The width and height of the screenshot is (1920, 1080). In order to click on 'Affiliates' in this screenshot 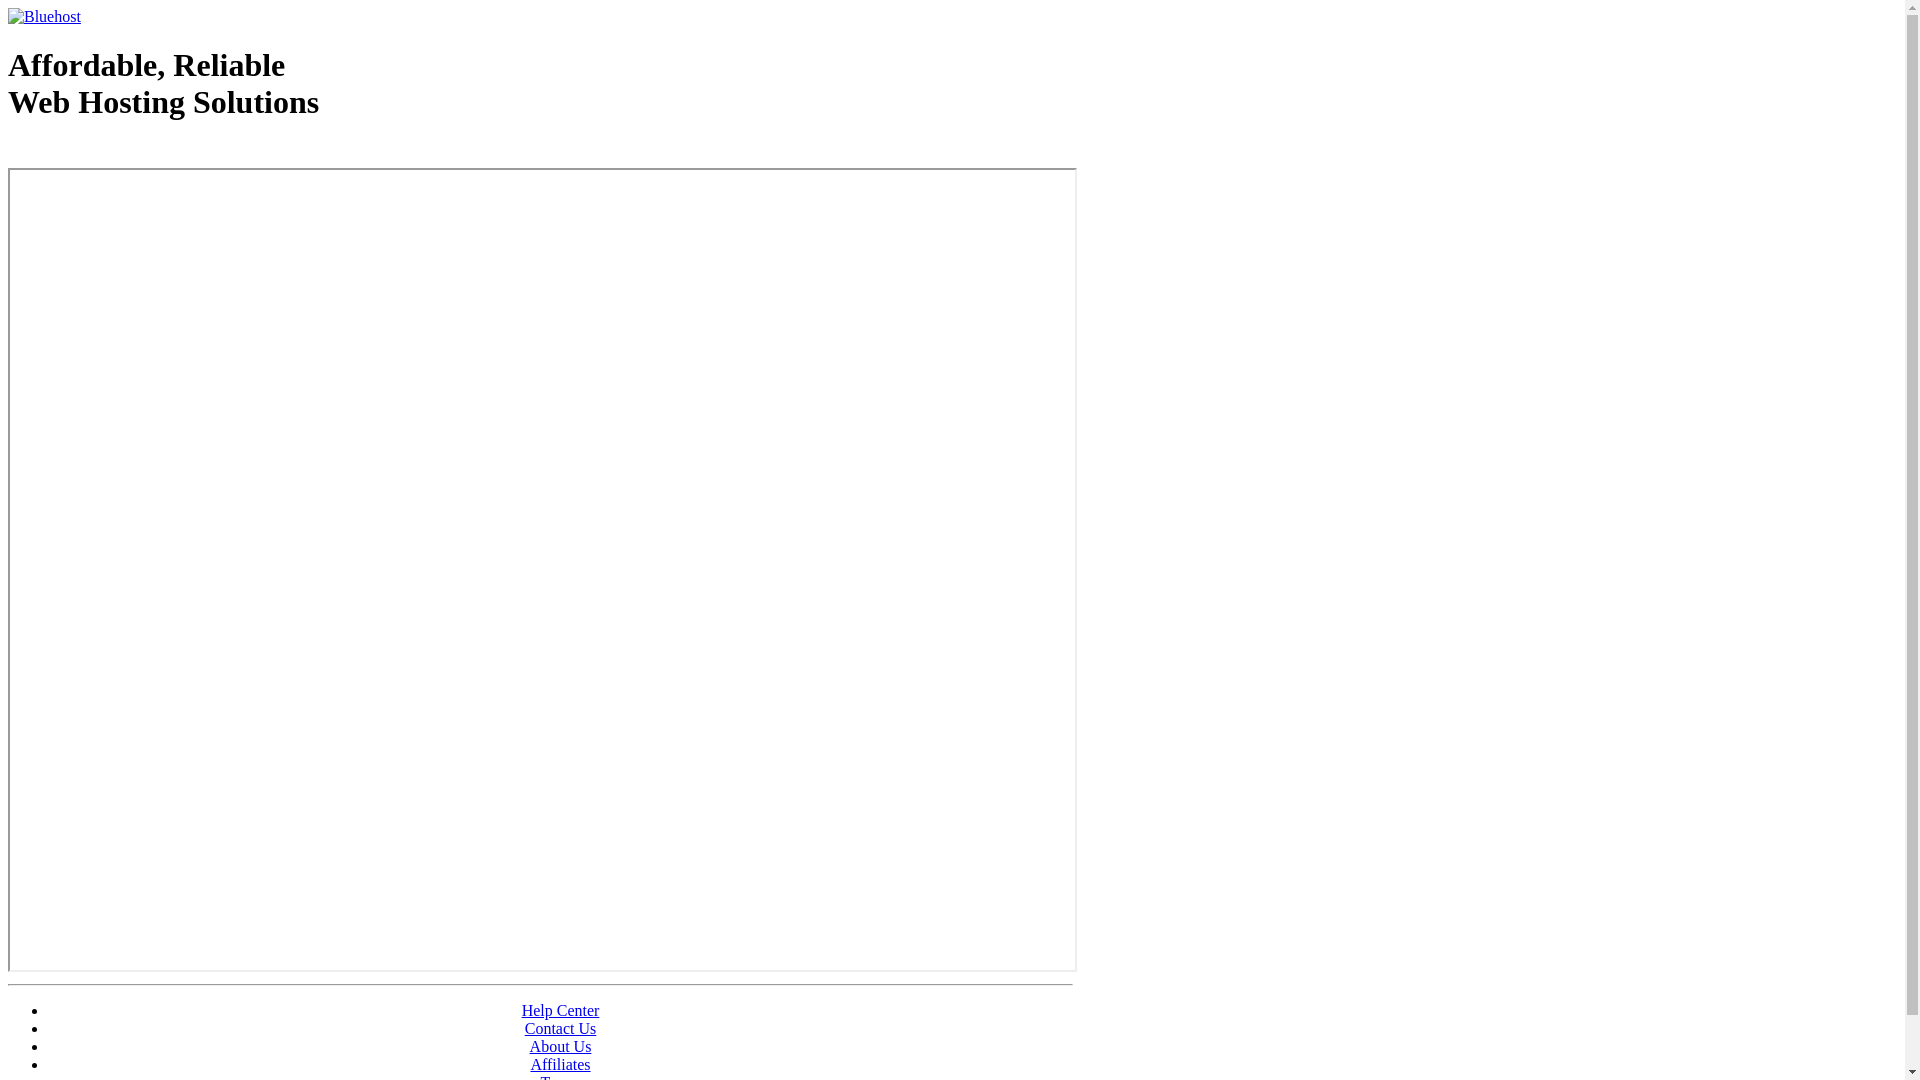, I will do `click(560, 1063)`.